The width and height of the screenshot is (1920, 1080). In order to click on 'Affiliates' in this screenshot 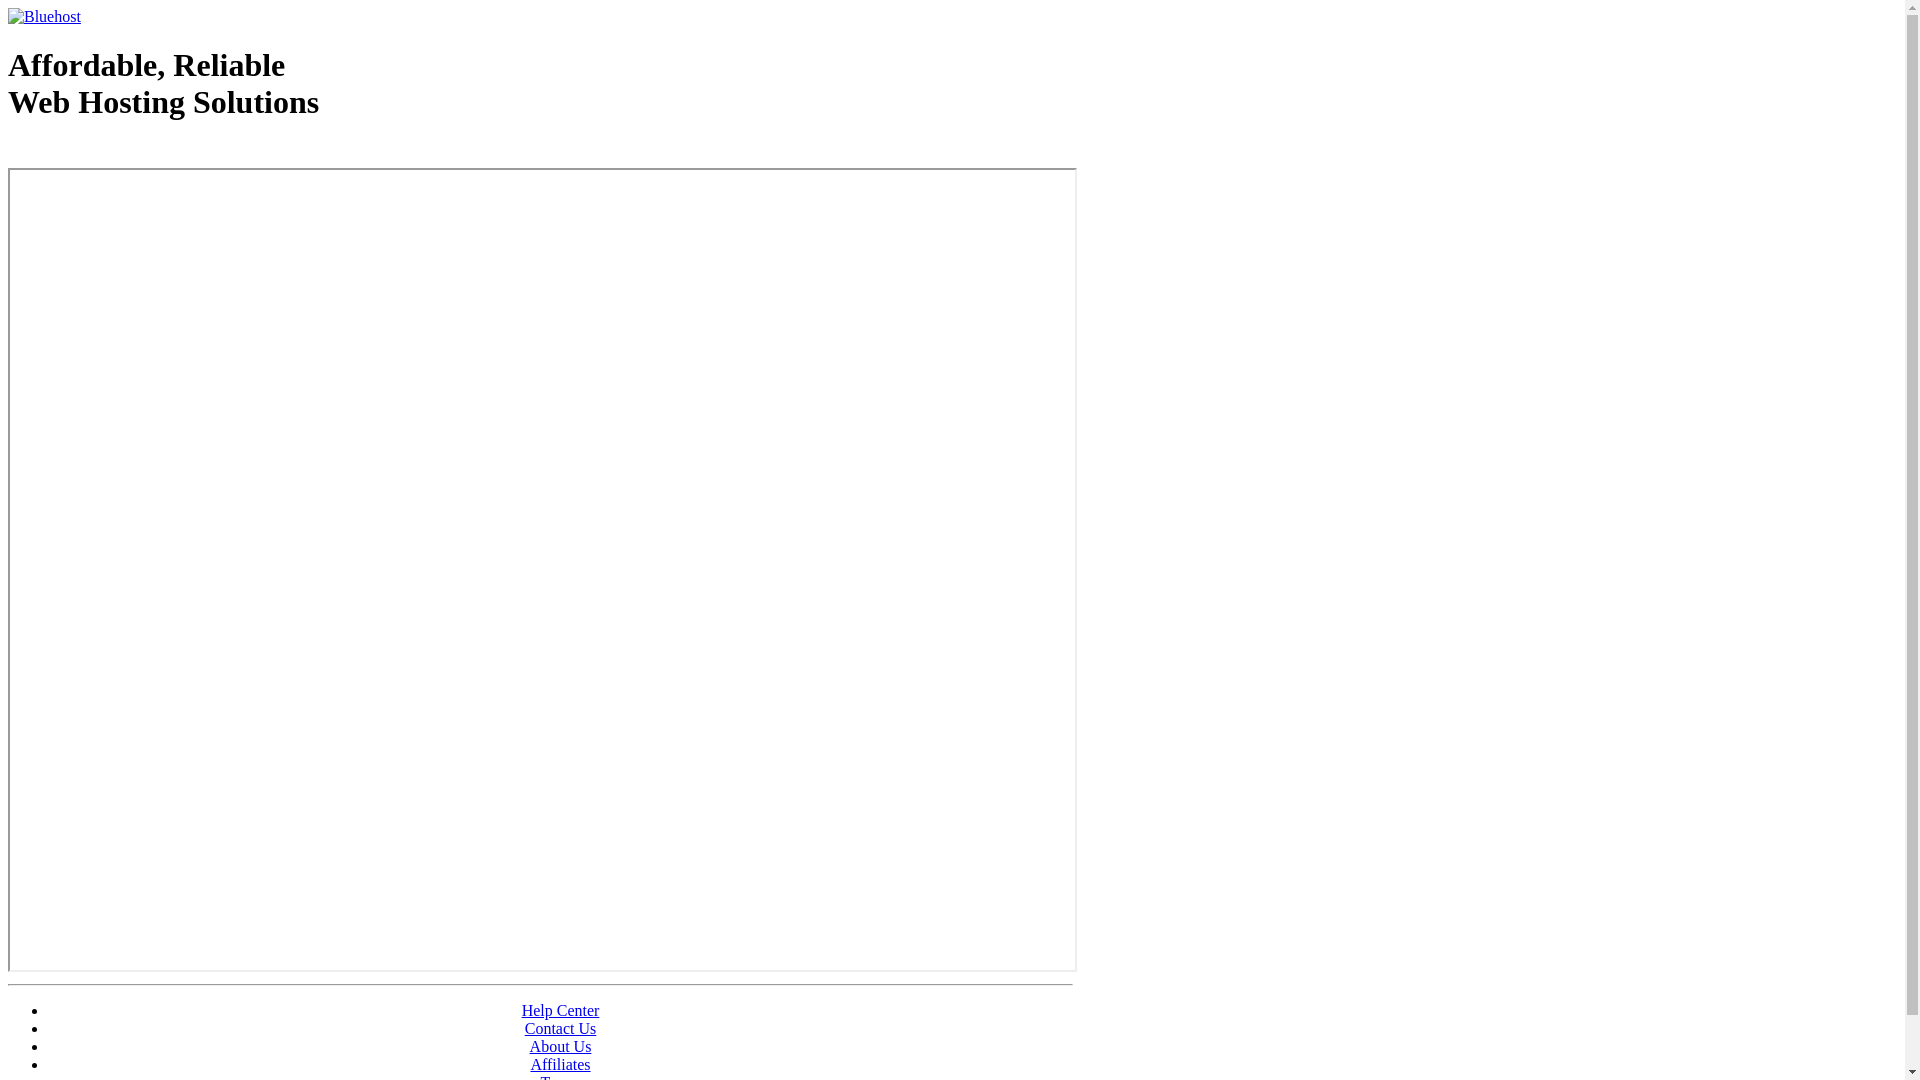, I will do `click(560, 1063)`.